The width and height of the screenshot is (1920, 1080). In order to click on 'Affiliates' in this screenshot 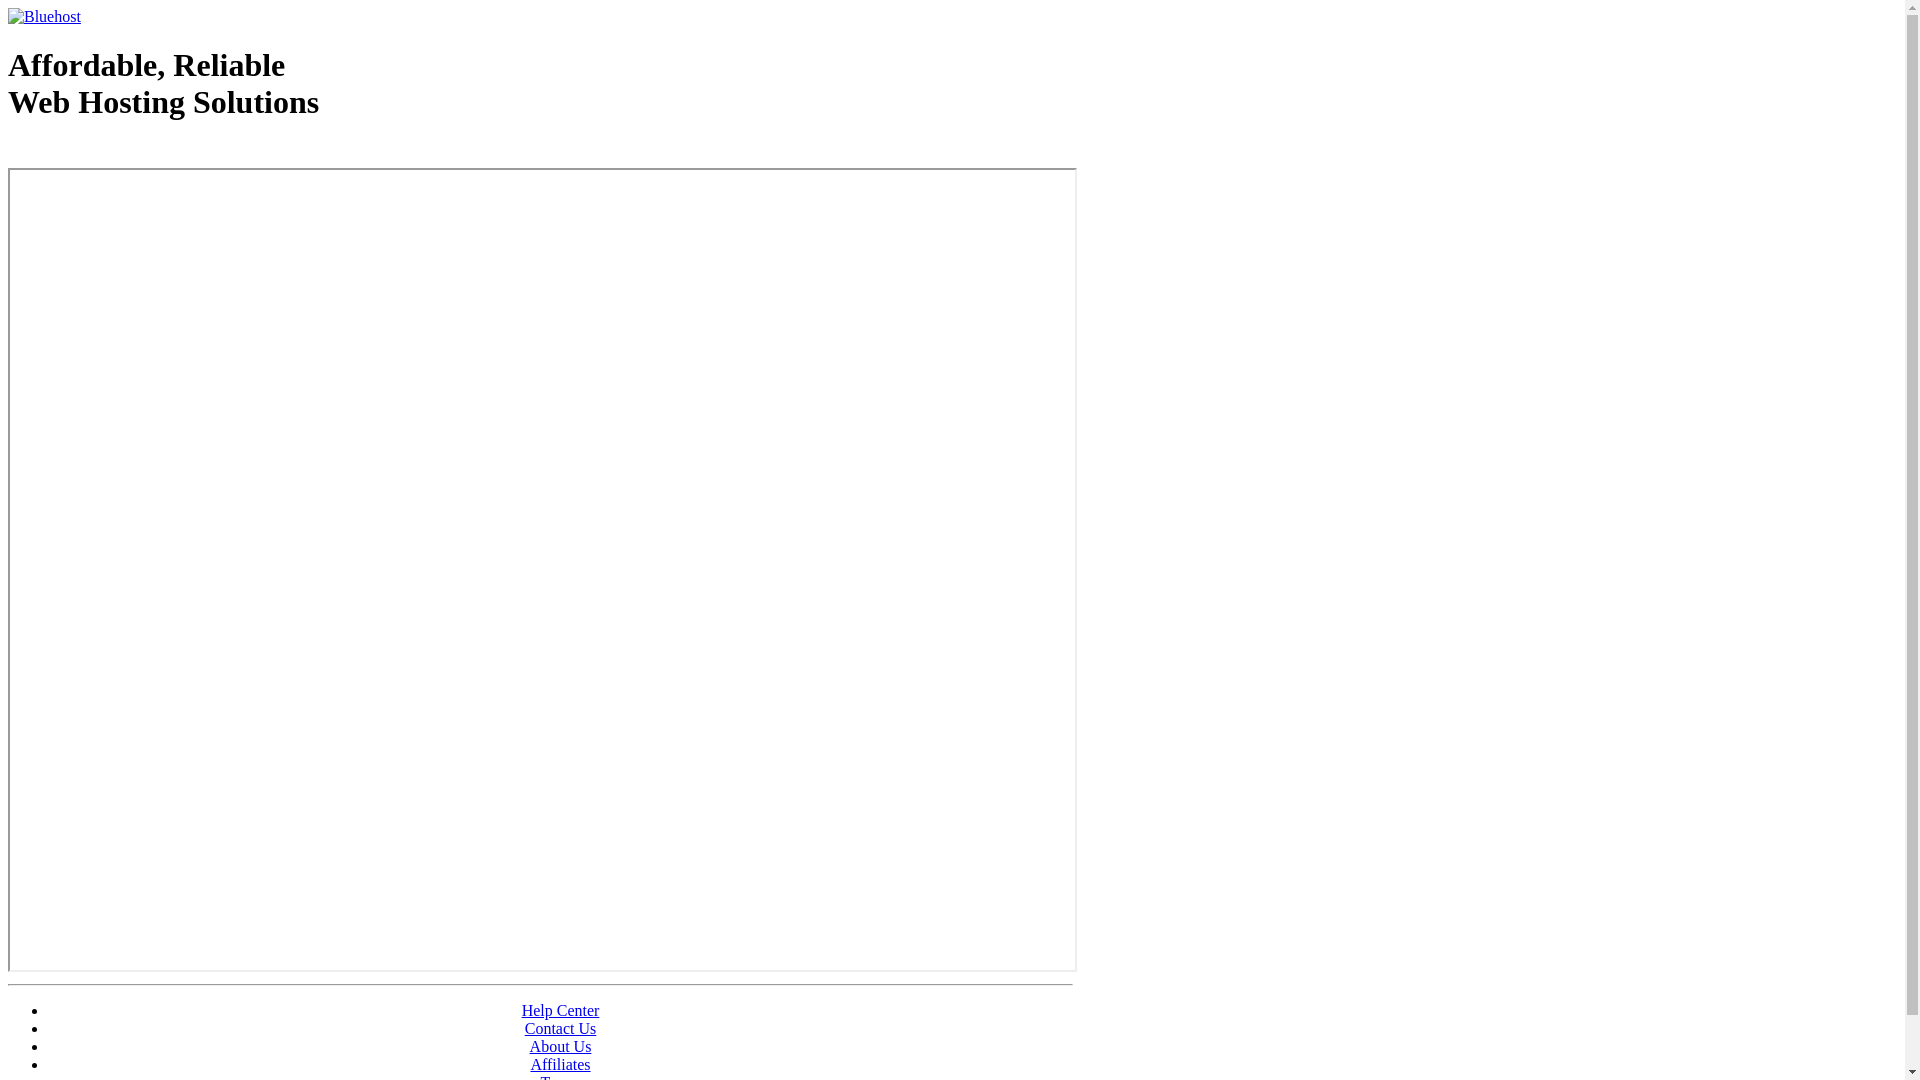, I will do `click(560, 1063)`.